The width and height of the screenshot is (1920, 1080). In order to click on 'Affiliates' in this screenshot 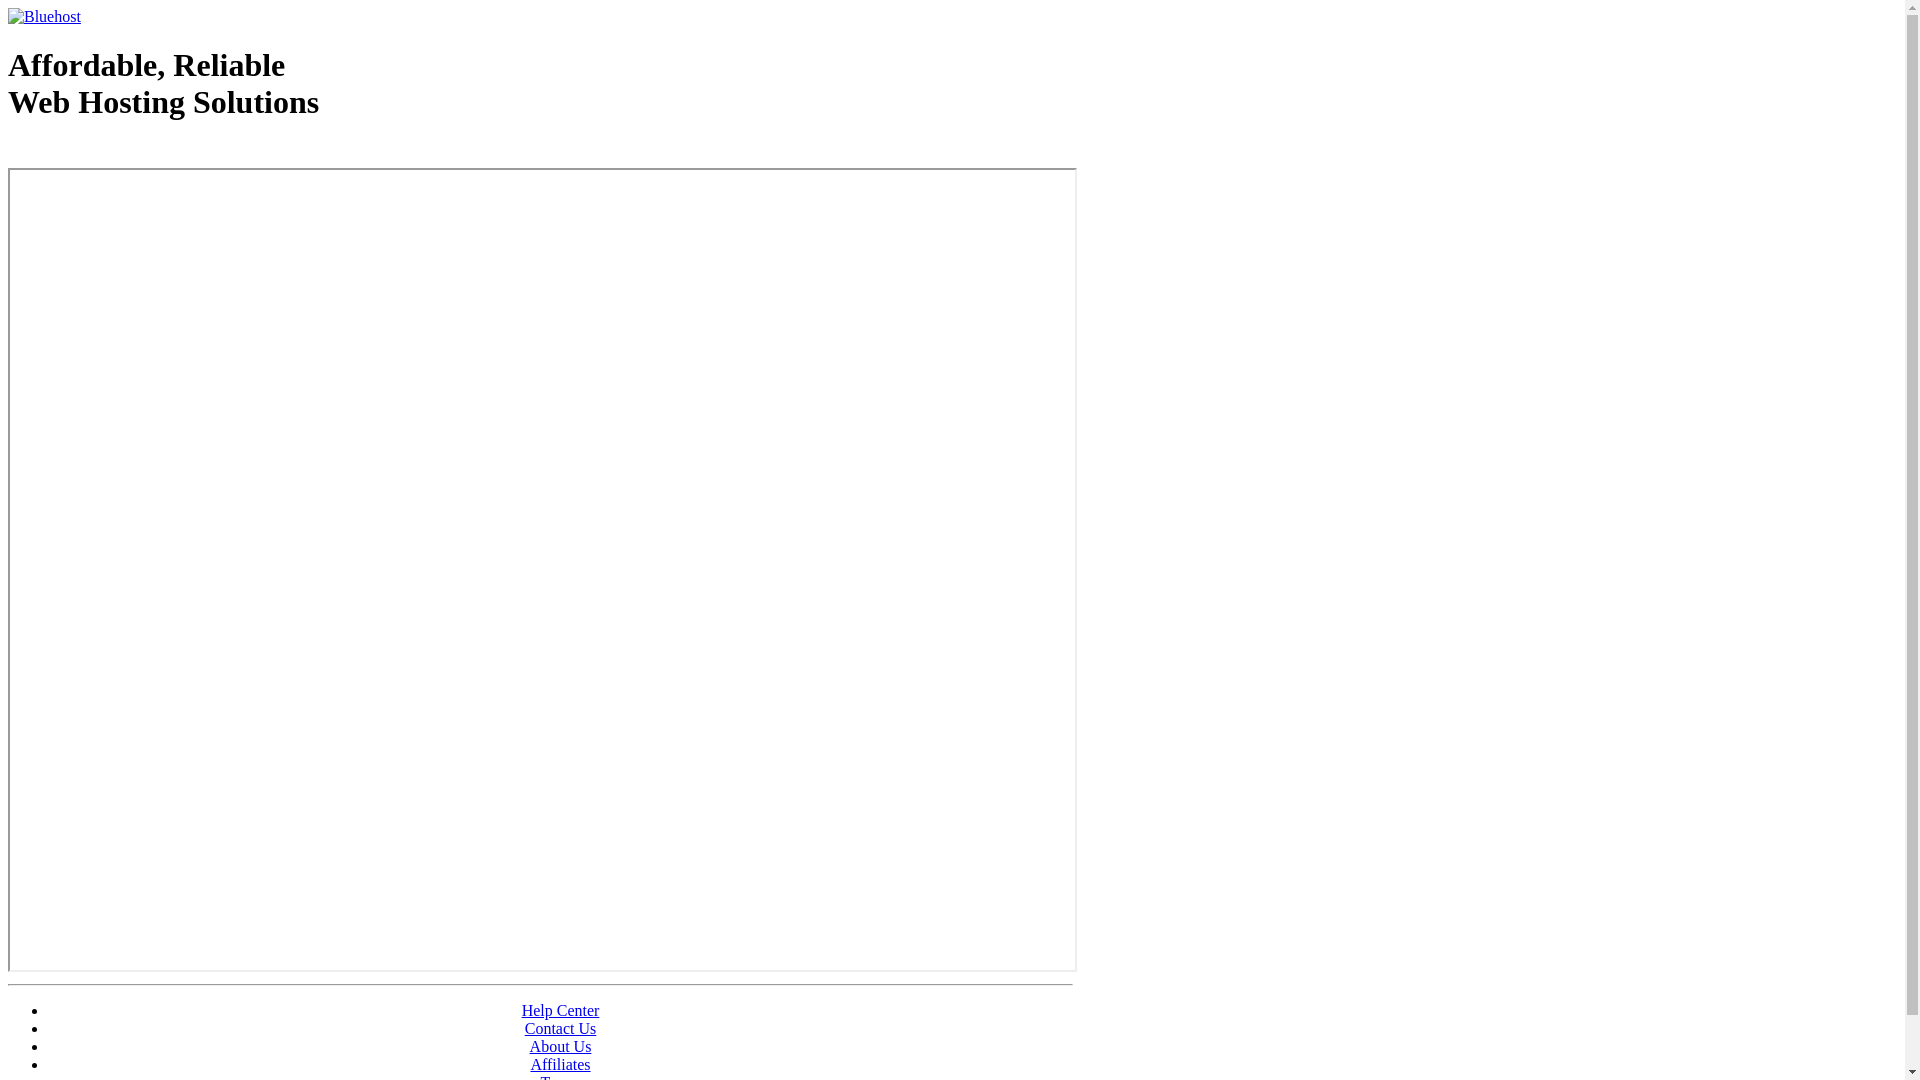, I will do `click(560, 1063)`.